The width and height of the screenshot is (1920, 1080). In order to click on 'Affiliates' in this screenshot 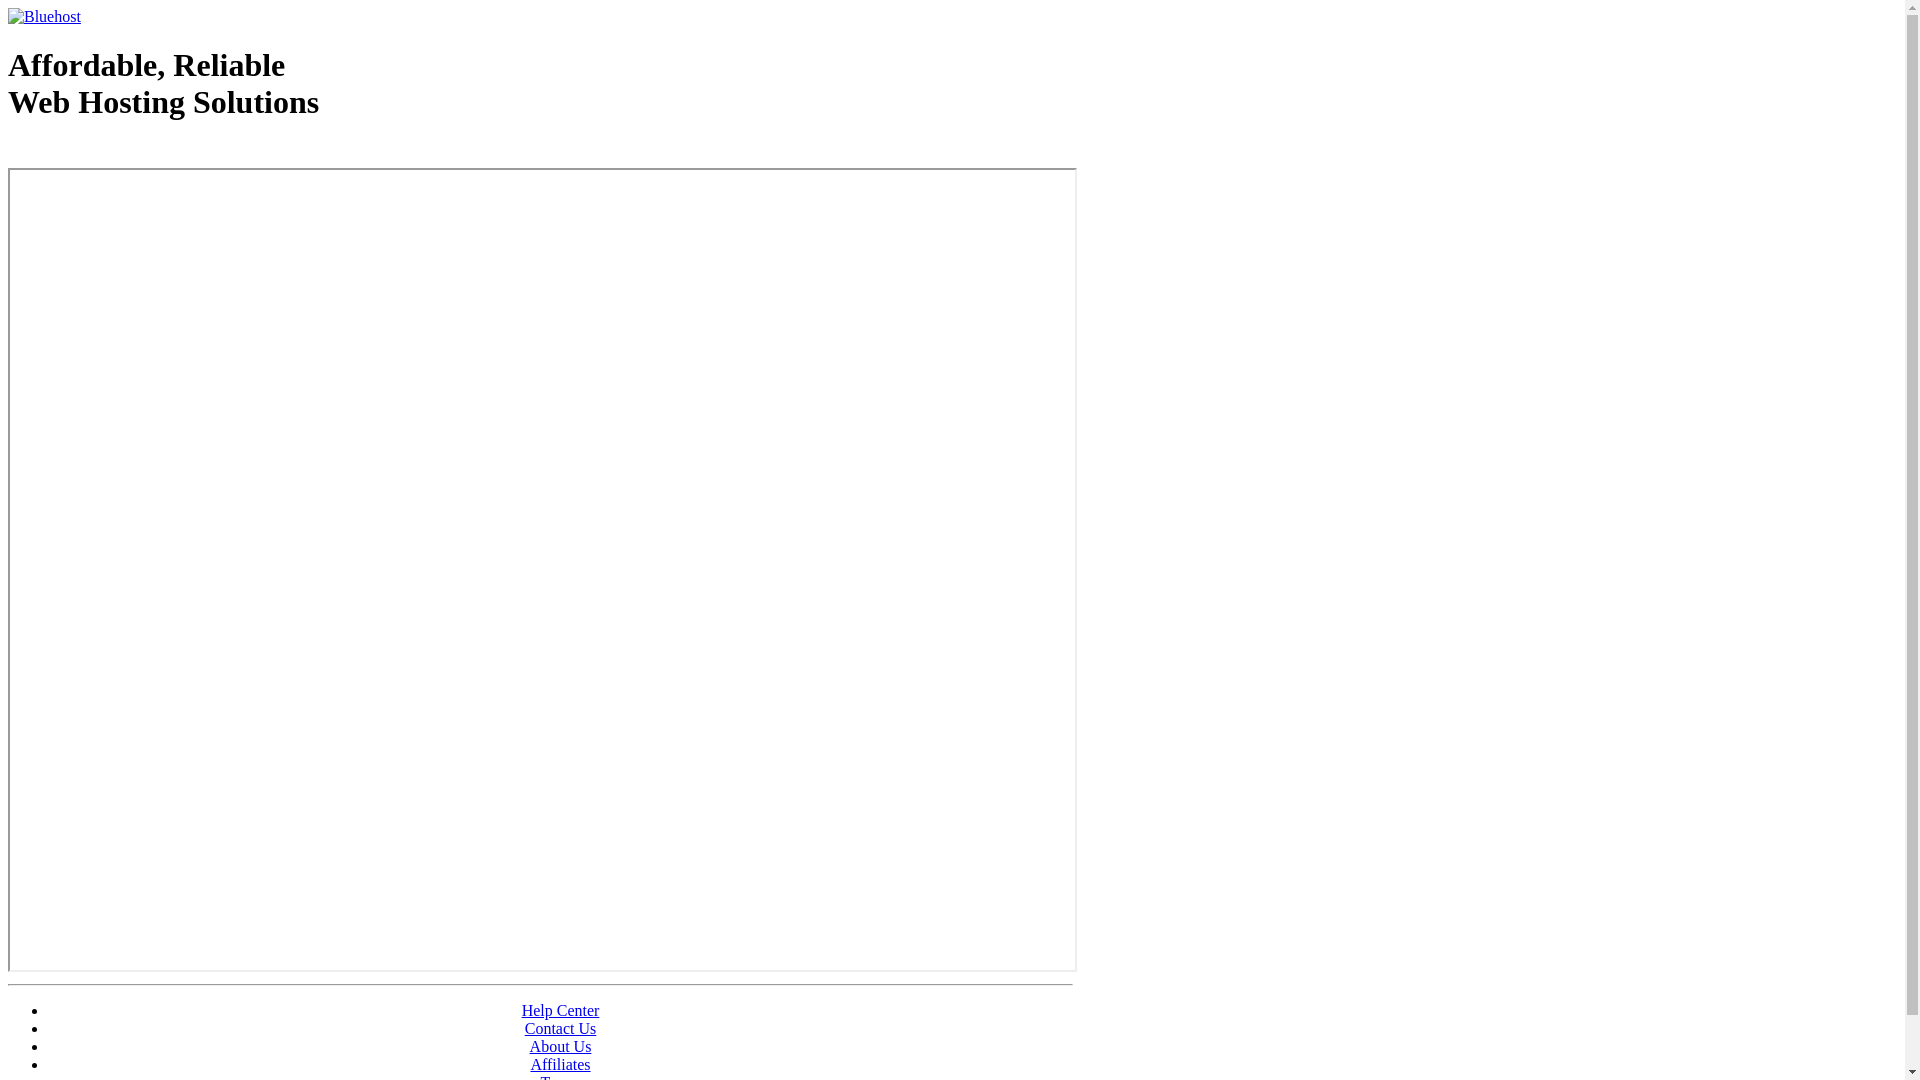, I will do `click(560, 1063)`.